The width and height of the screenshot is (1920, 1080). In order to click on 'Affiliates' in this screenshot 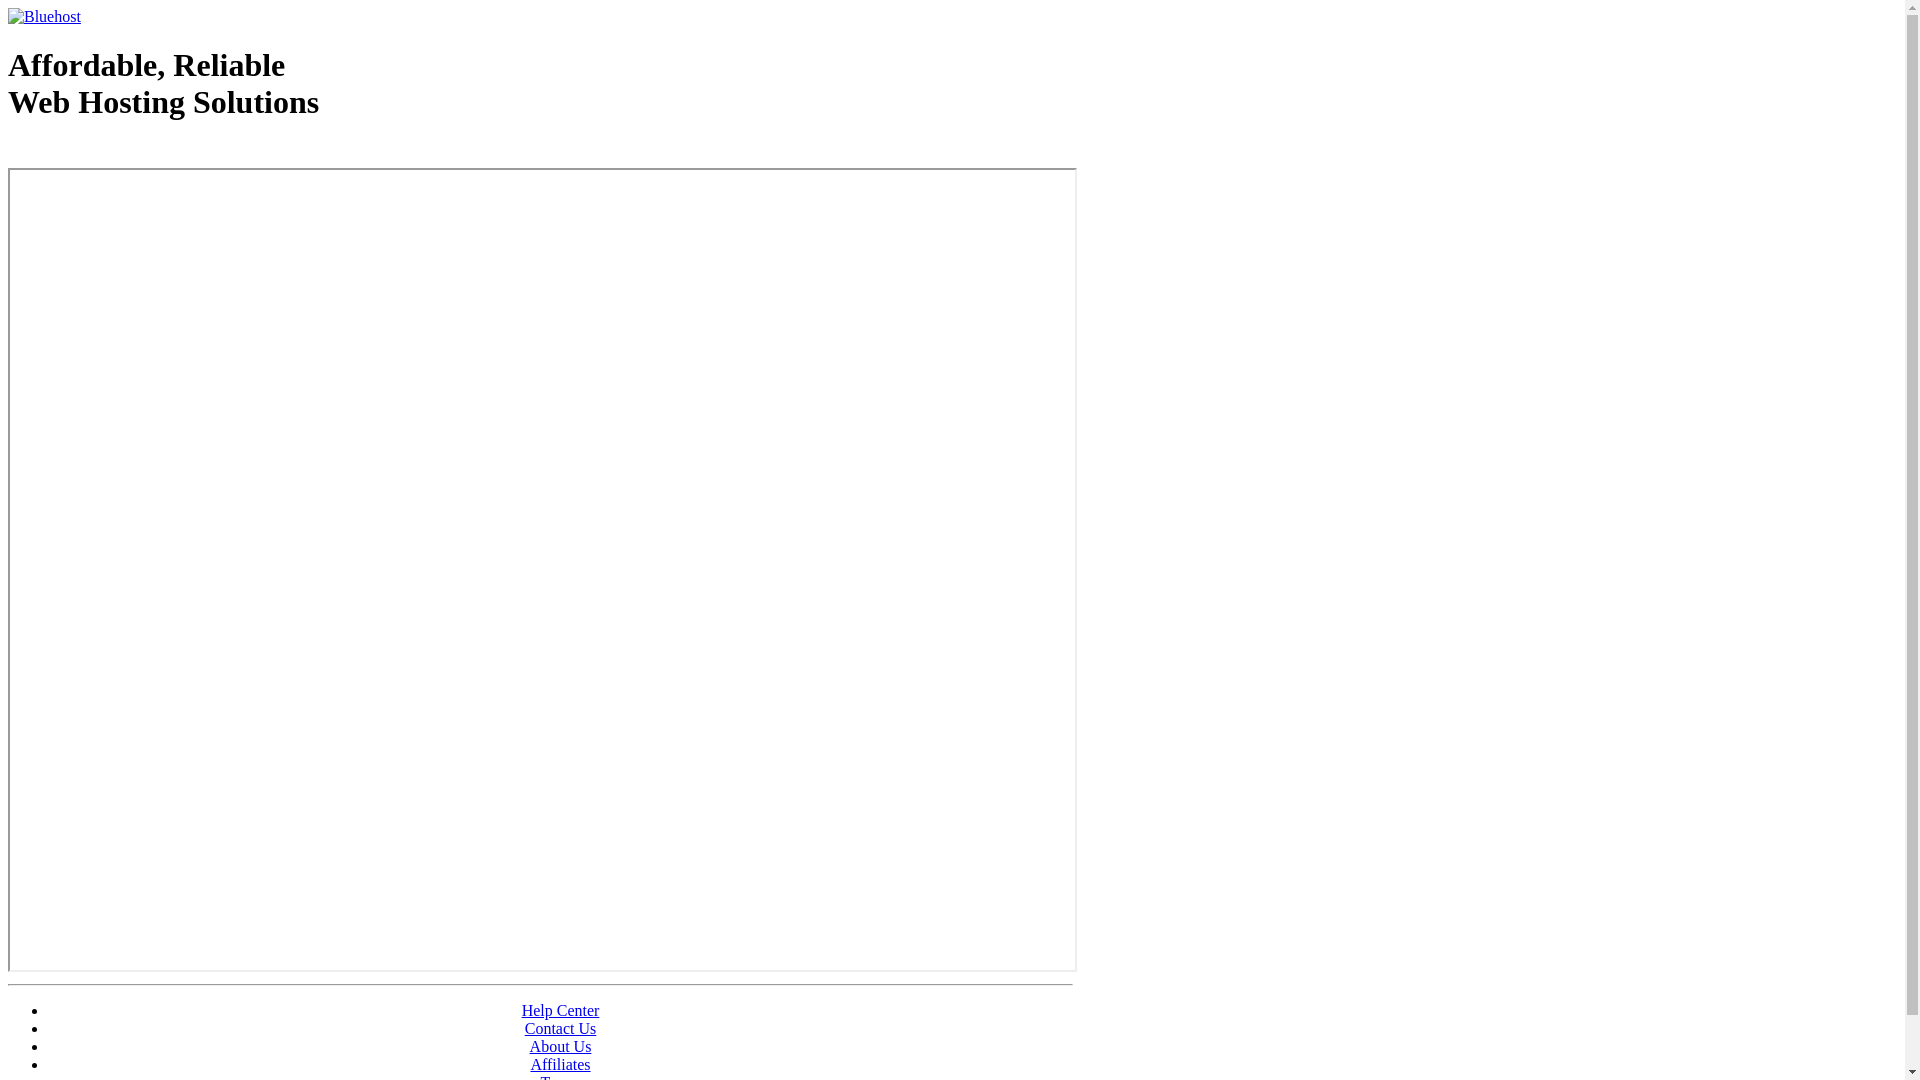, I will do `click(560, 1063)`.